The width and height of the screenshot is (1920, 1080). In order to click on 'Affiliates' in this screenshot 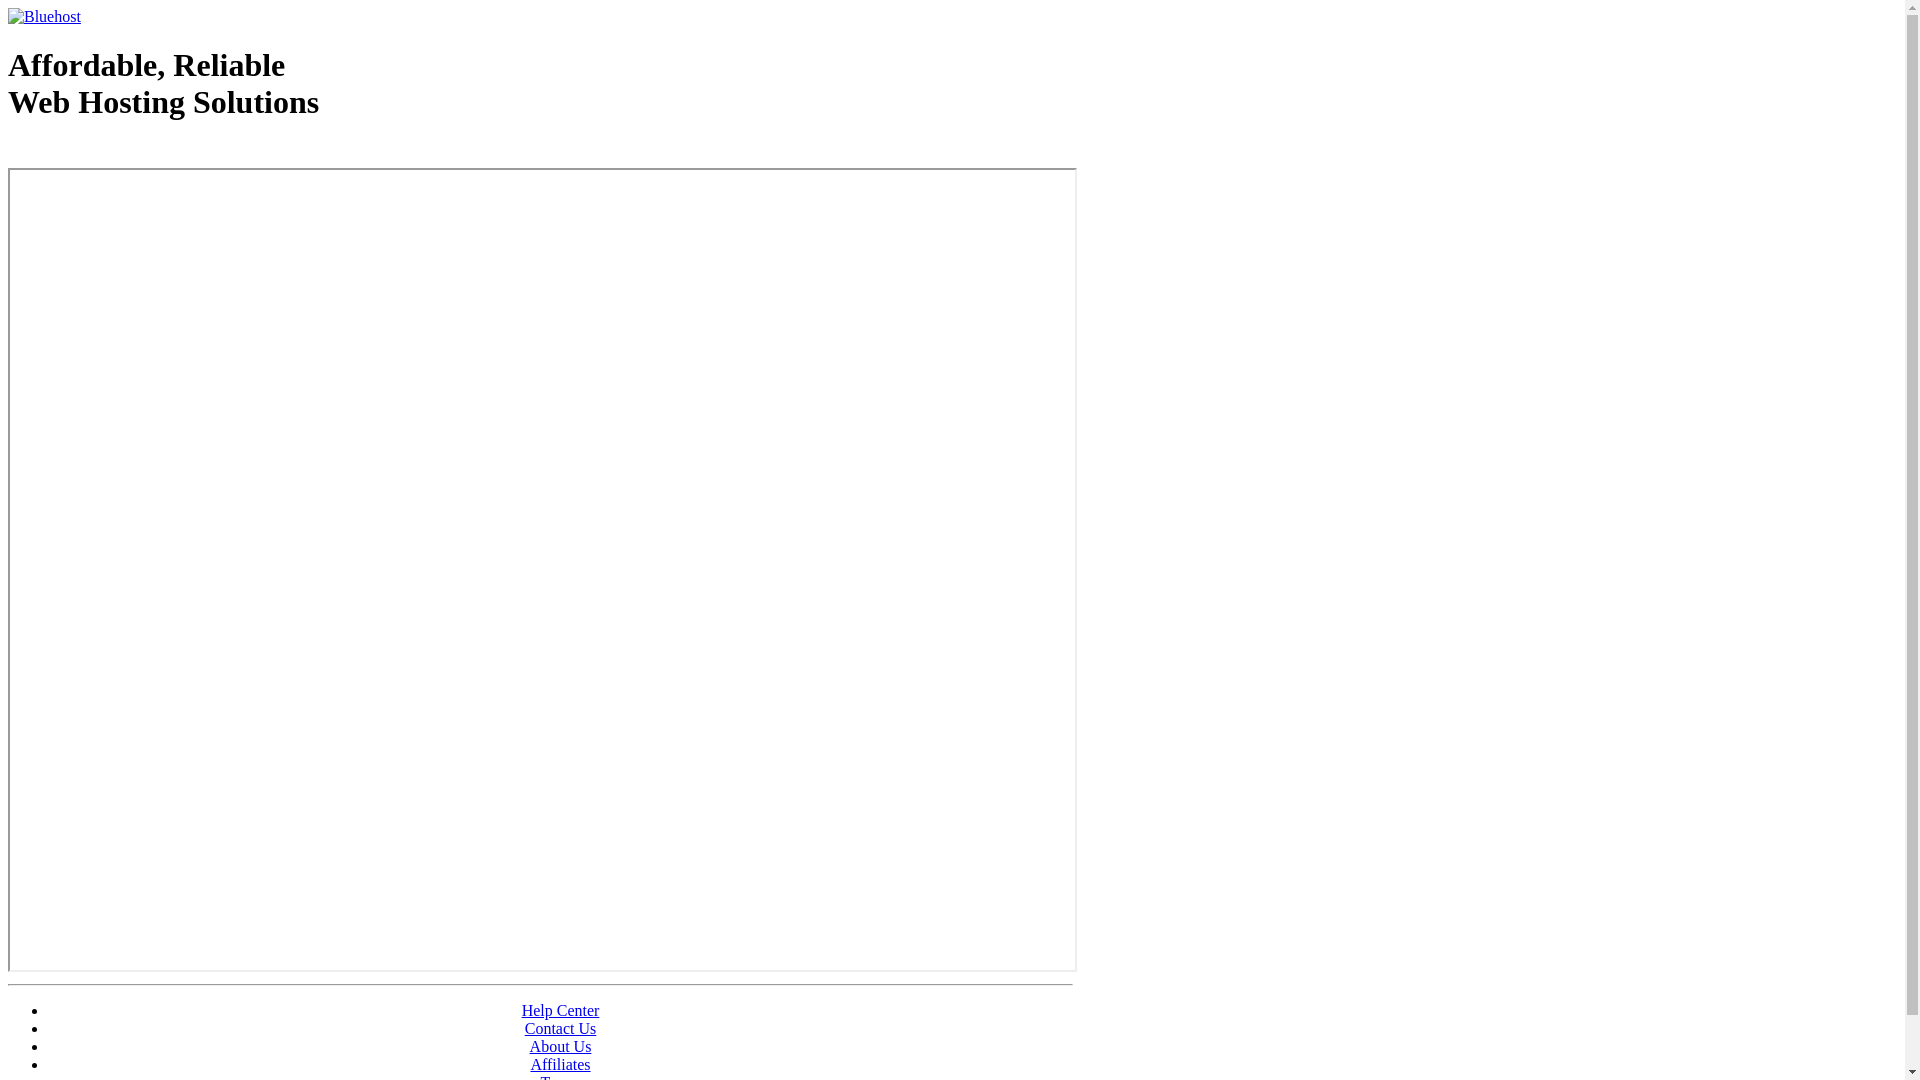, I will do `click(560, 1063)`.